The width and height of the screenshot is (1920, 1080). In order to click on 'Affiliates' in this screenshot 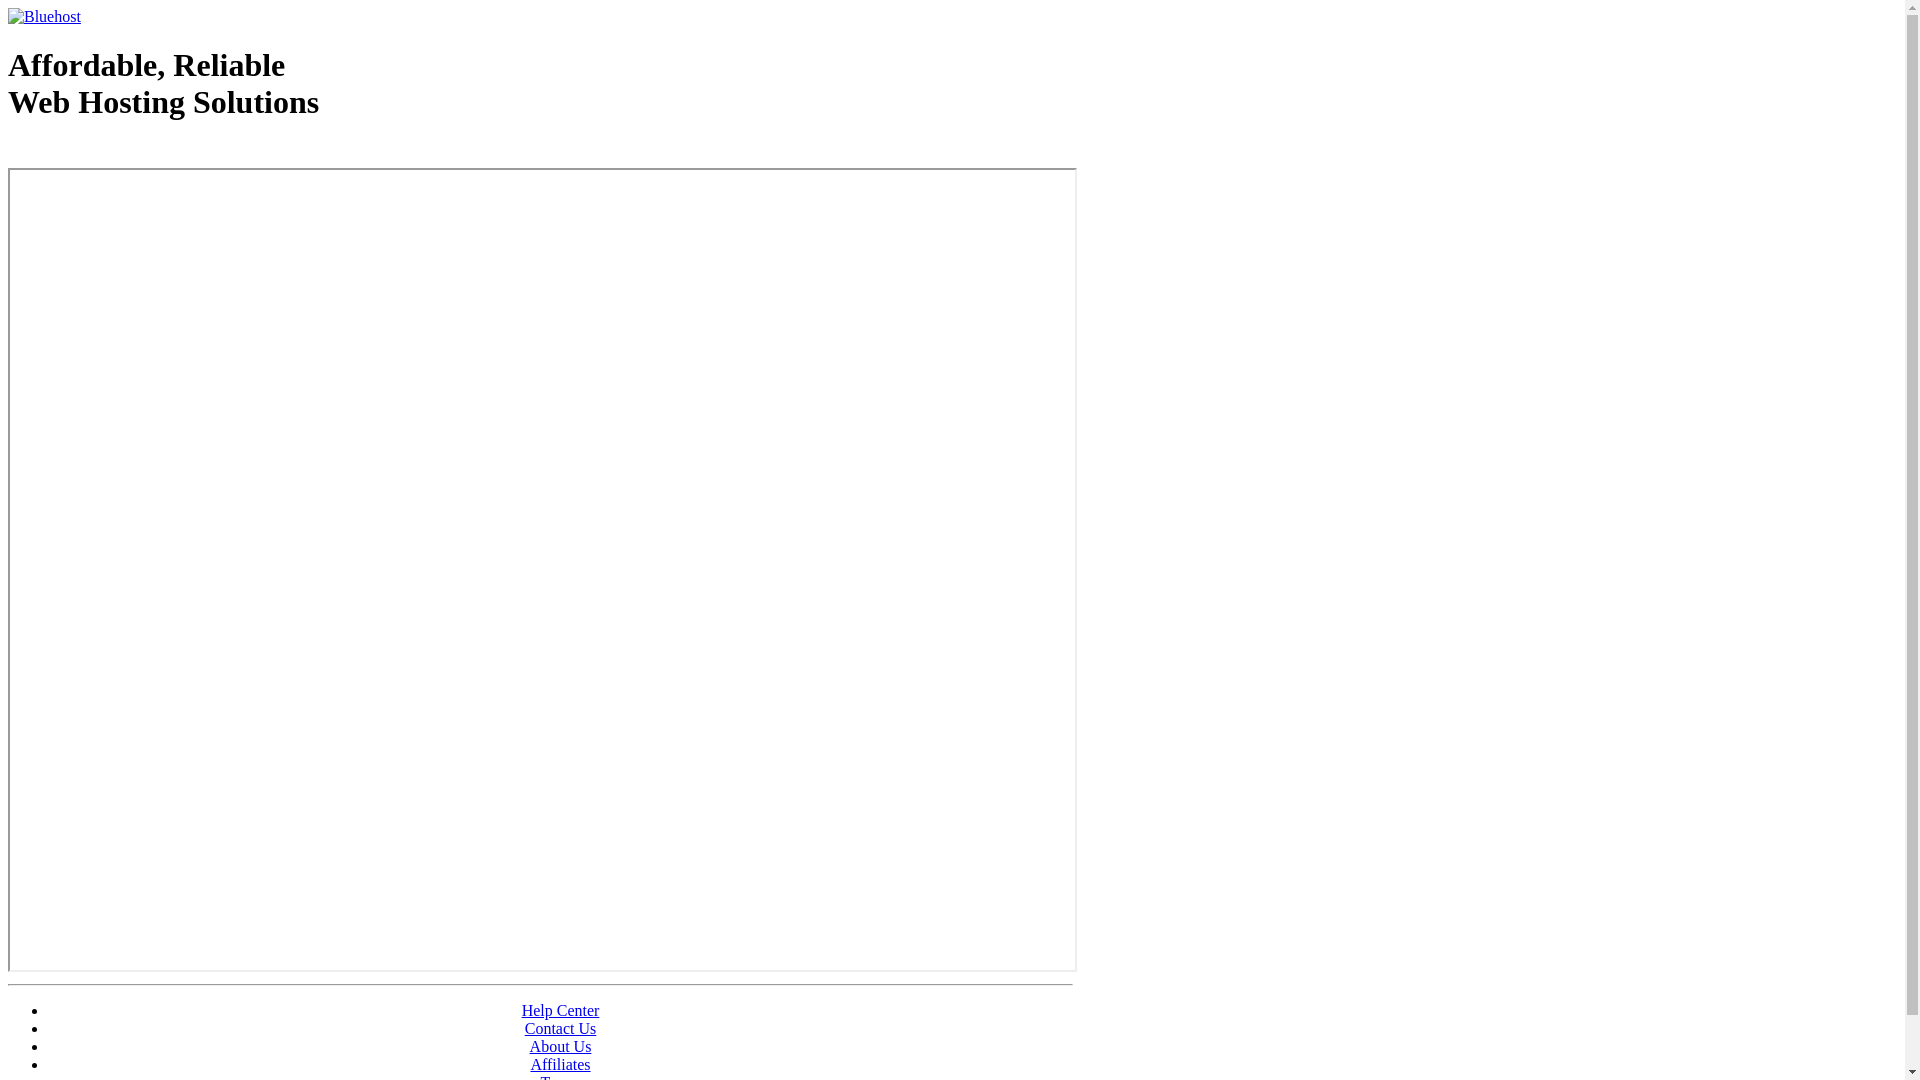, I will do `click(560, 1063)`.